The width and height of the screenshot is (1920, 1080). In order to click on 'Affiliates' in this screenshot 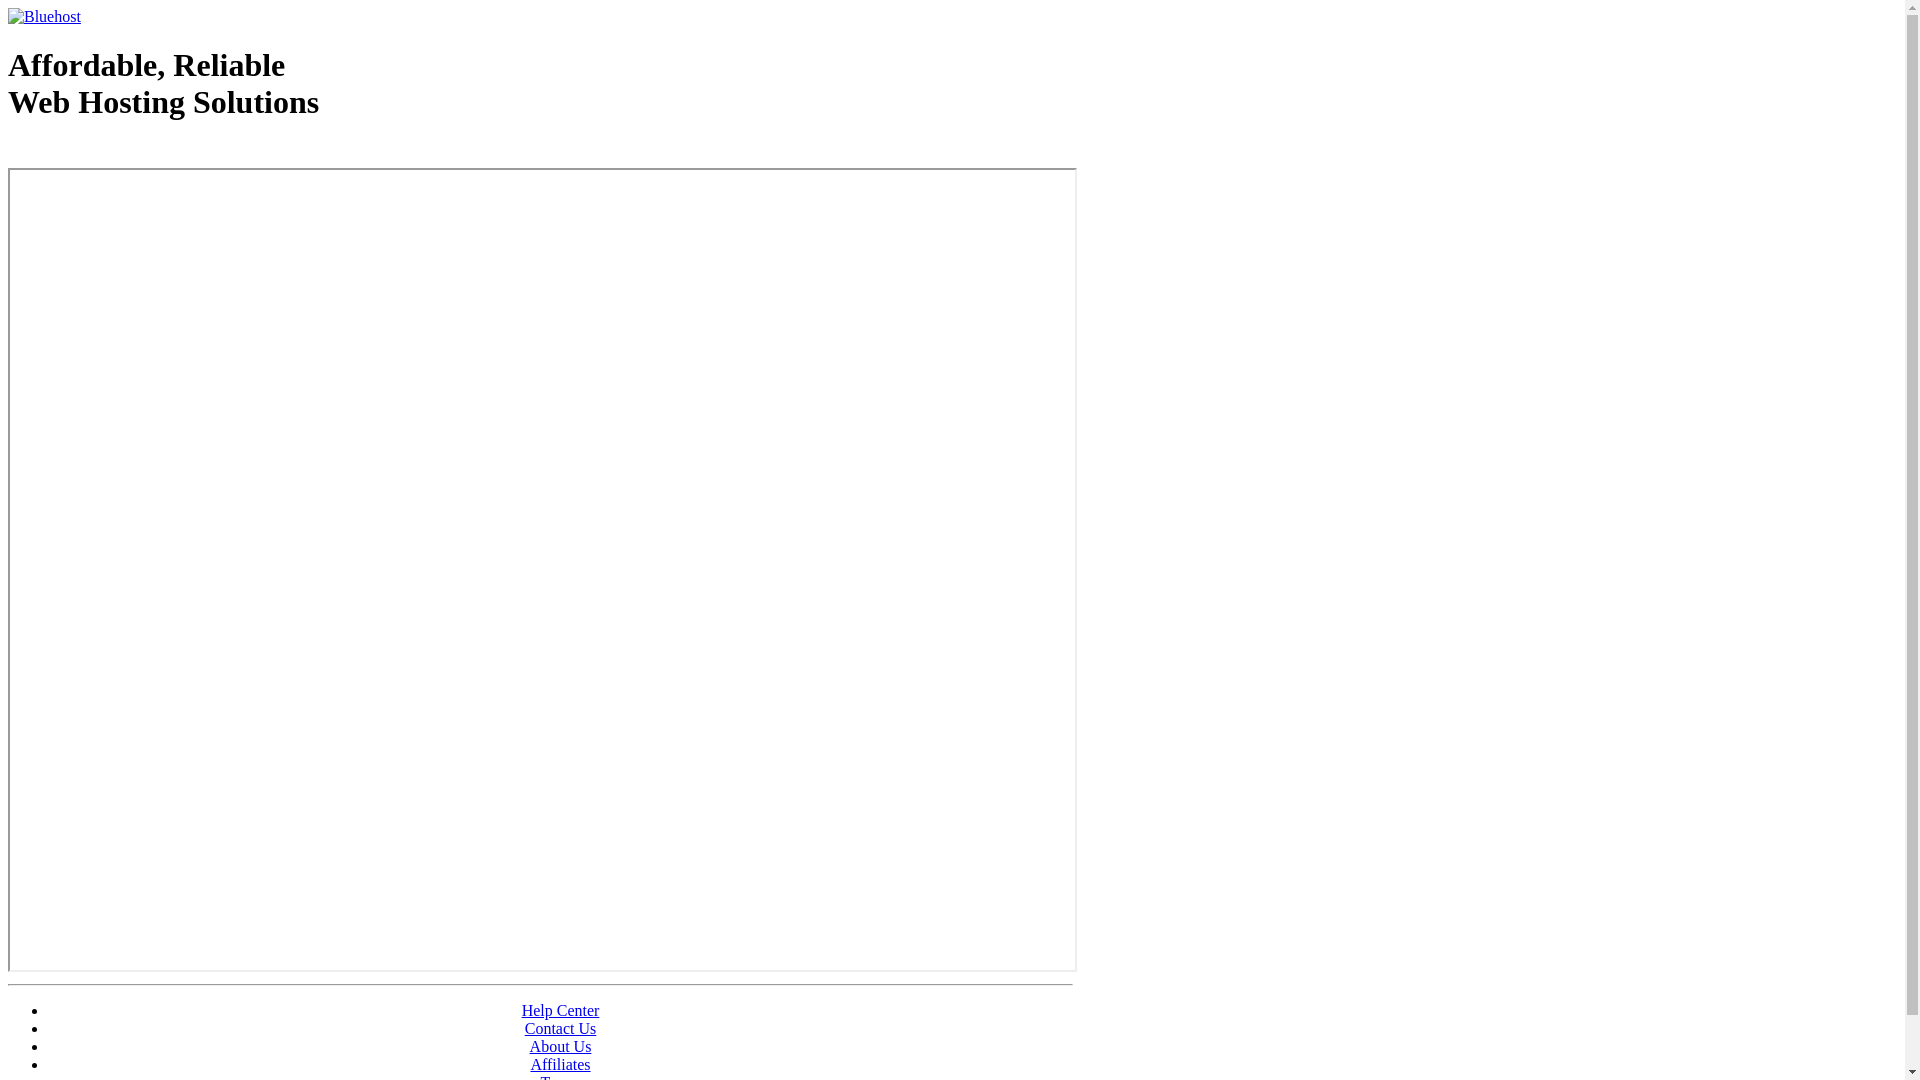, I will do `click(560, 1063)`.